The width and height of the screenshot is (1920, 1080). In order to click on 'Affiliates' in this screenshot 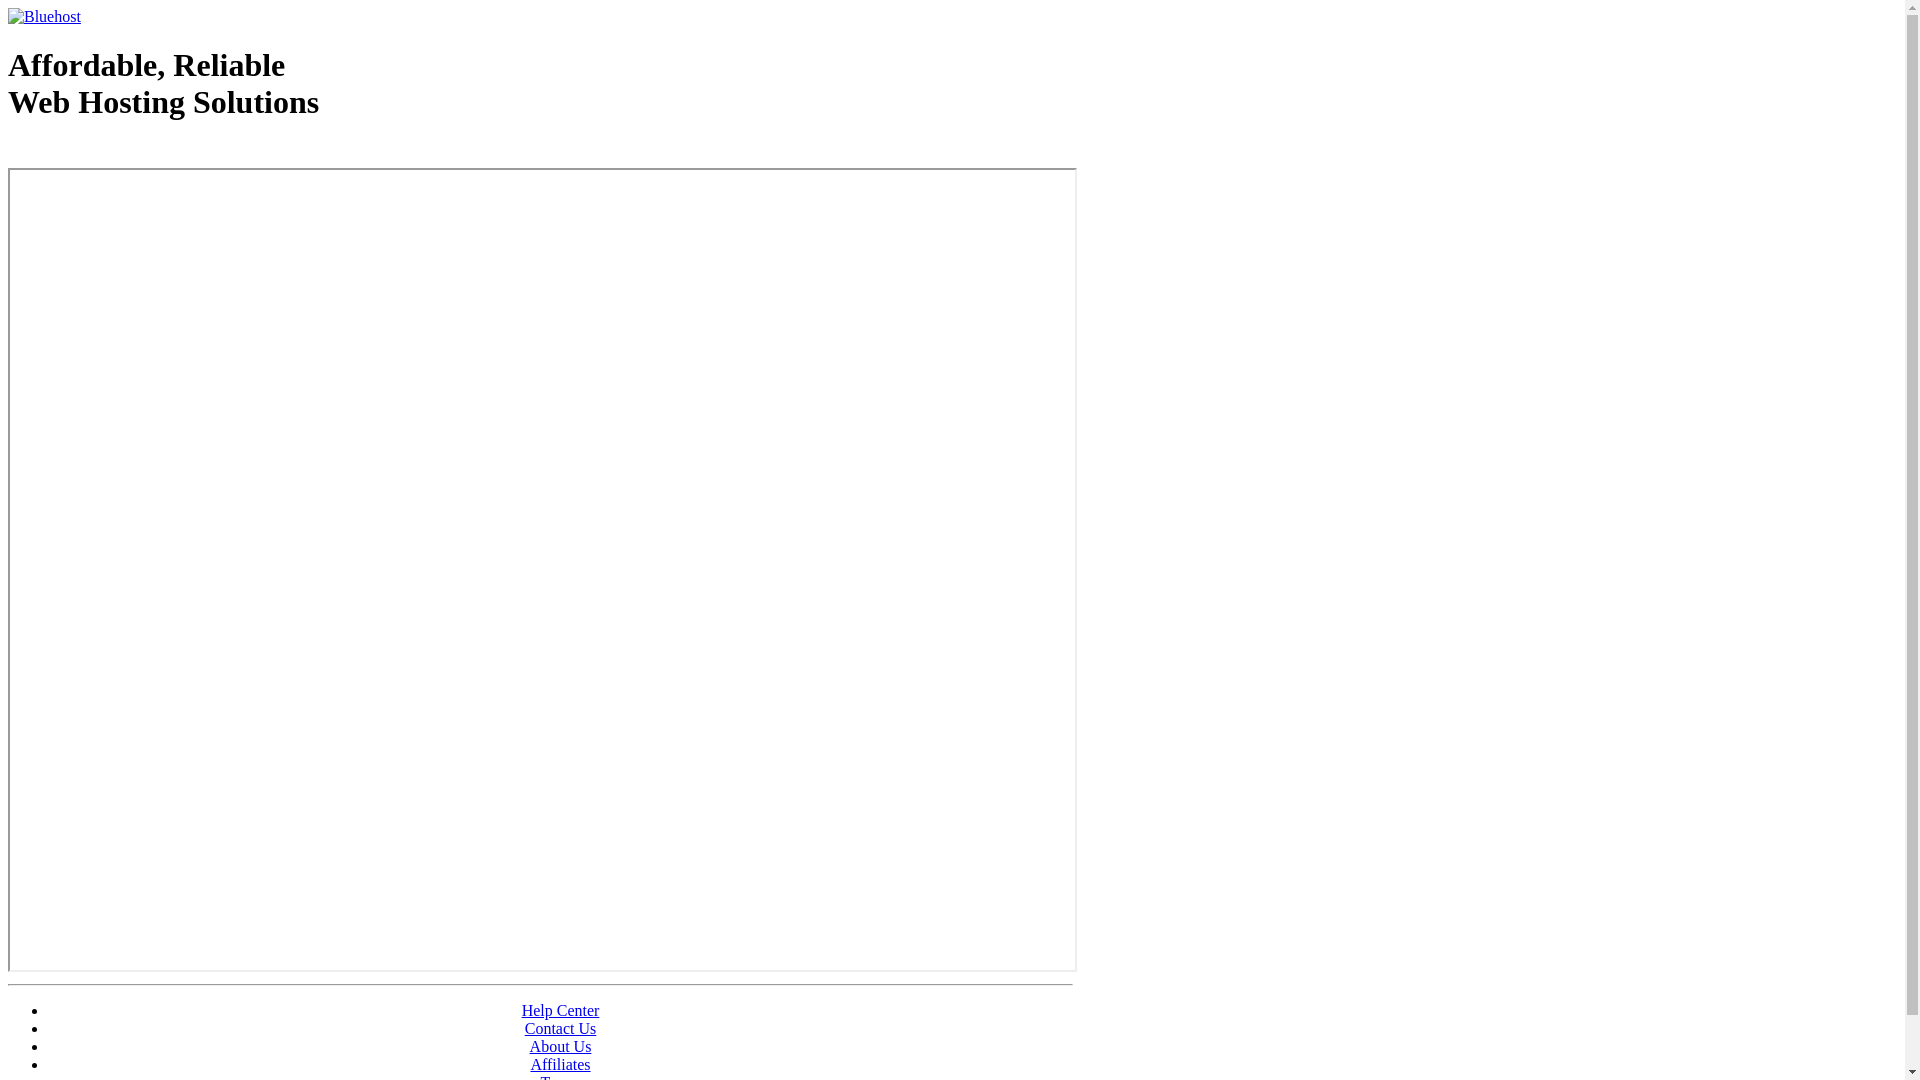, I will do `click(560, 1063)`.